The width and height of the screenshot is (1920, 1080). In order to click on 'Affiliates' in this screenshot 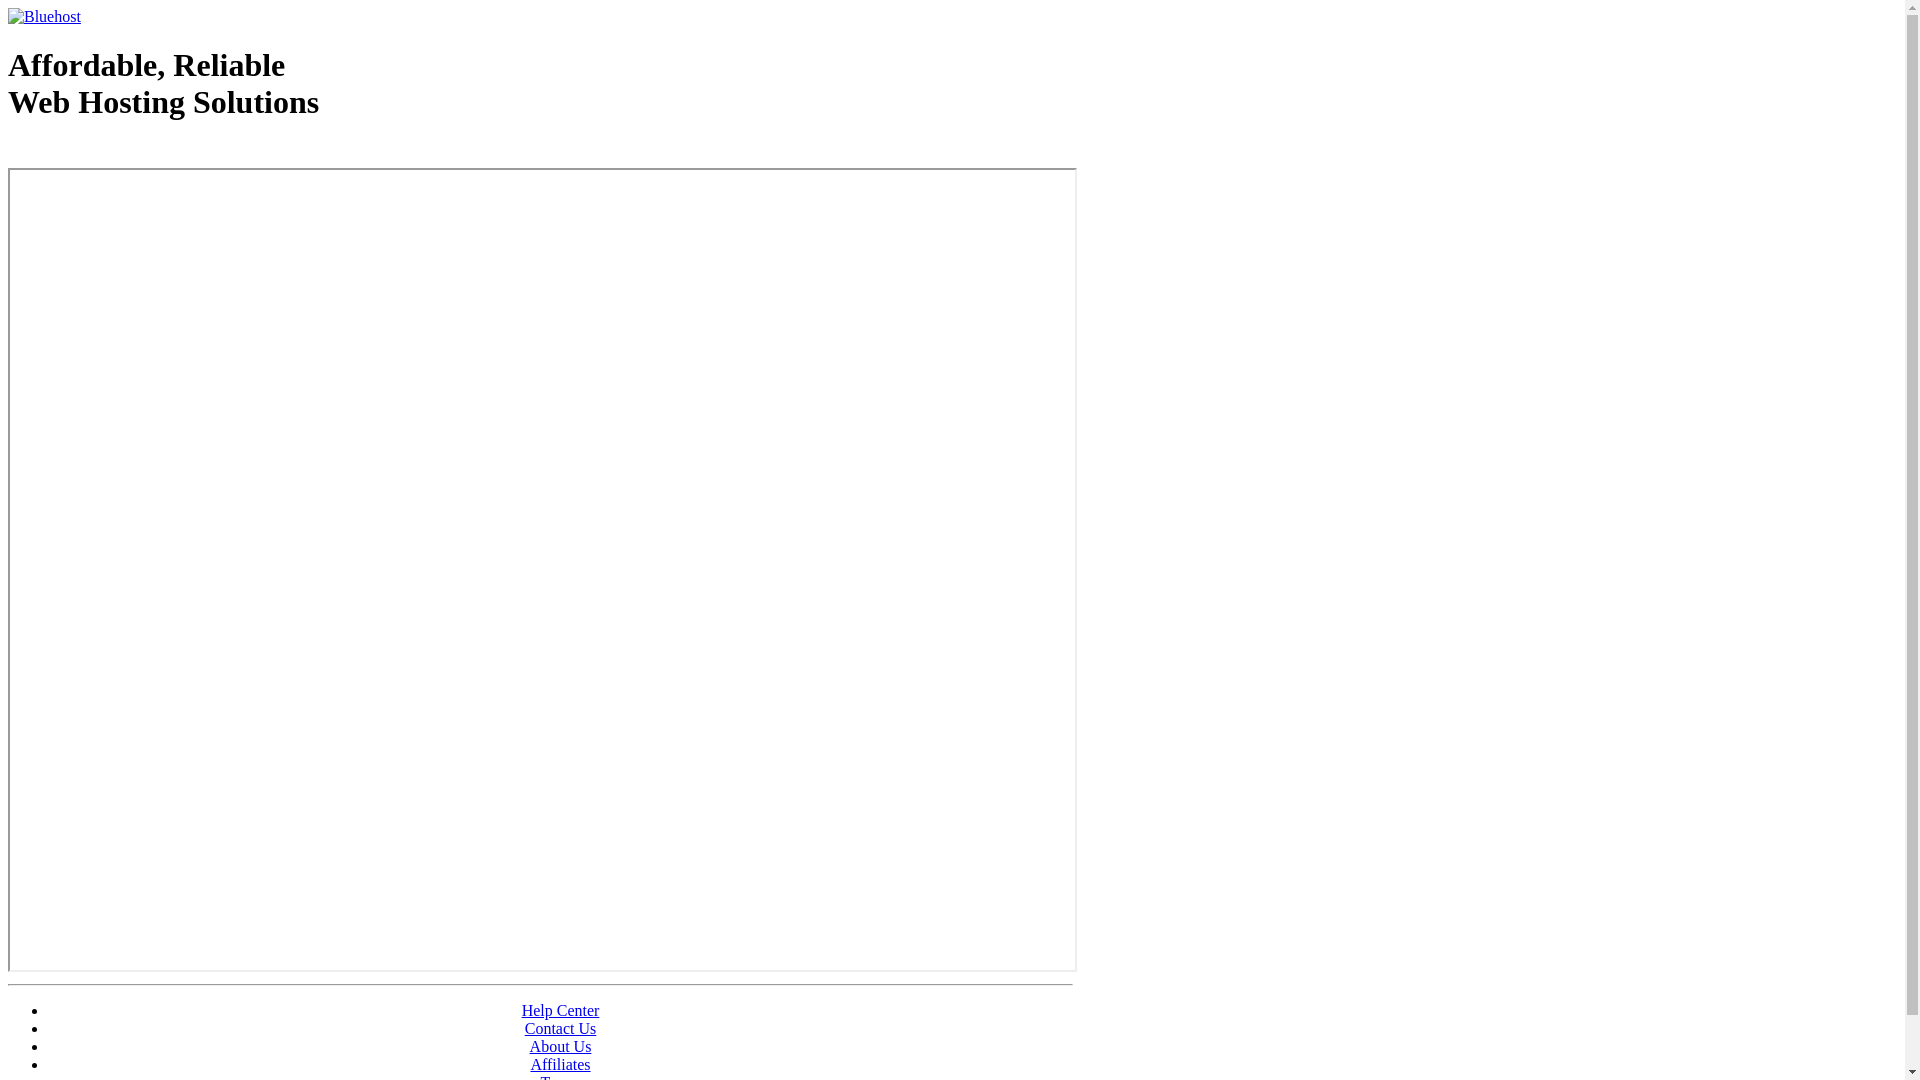, I will do `click(560, 1063)`.